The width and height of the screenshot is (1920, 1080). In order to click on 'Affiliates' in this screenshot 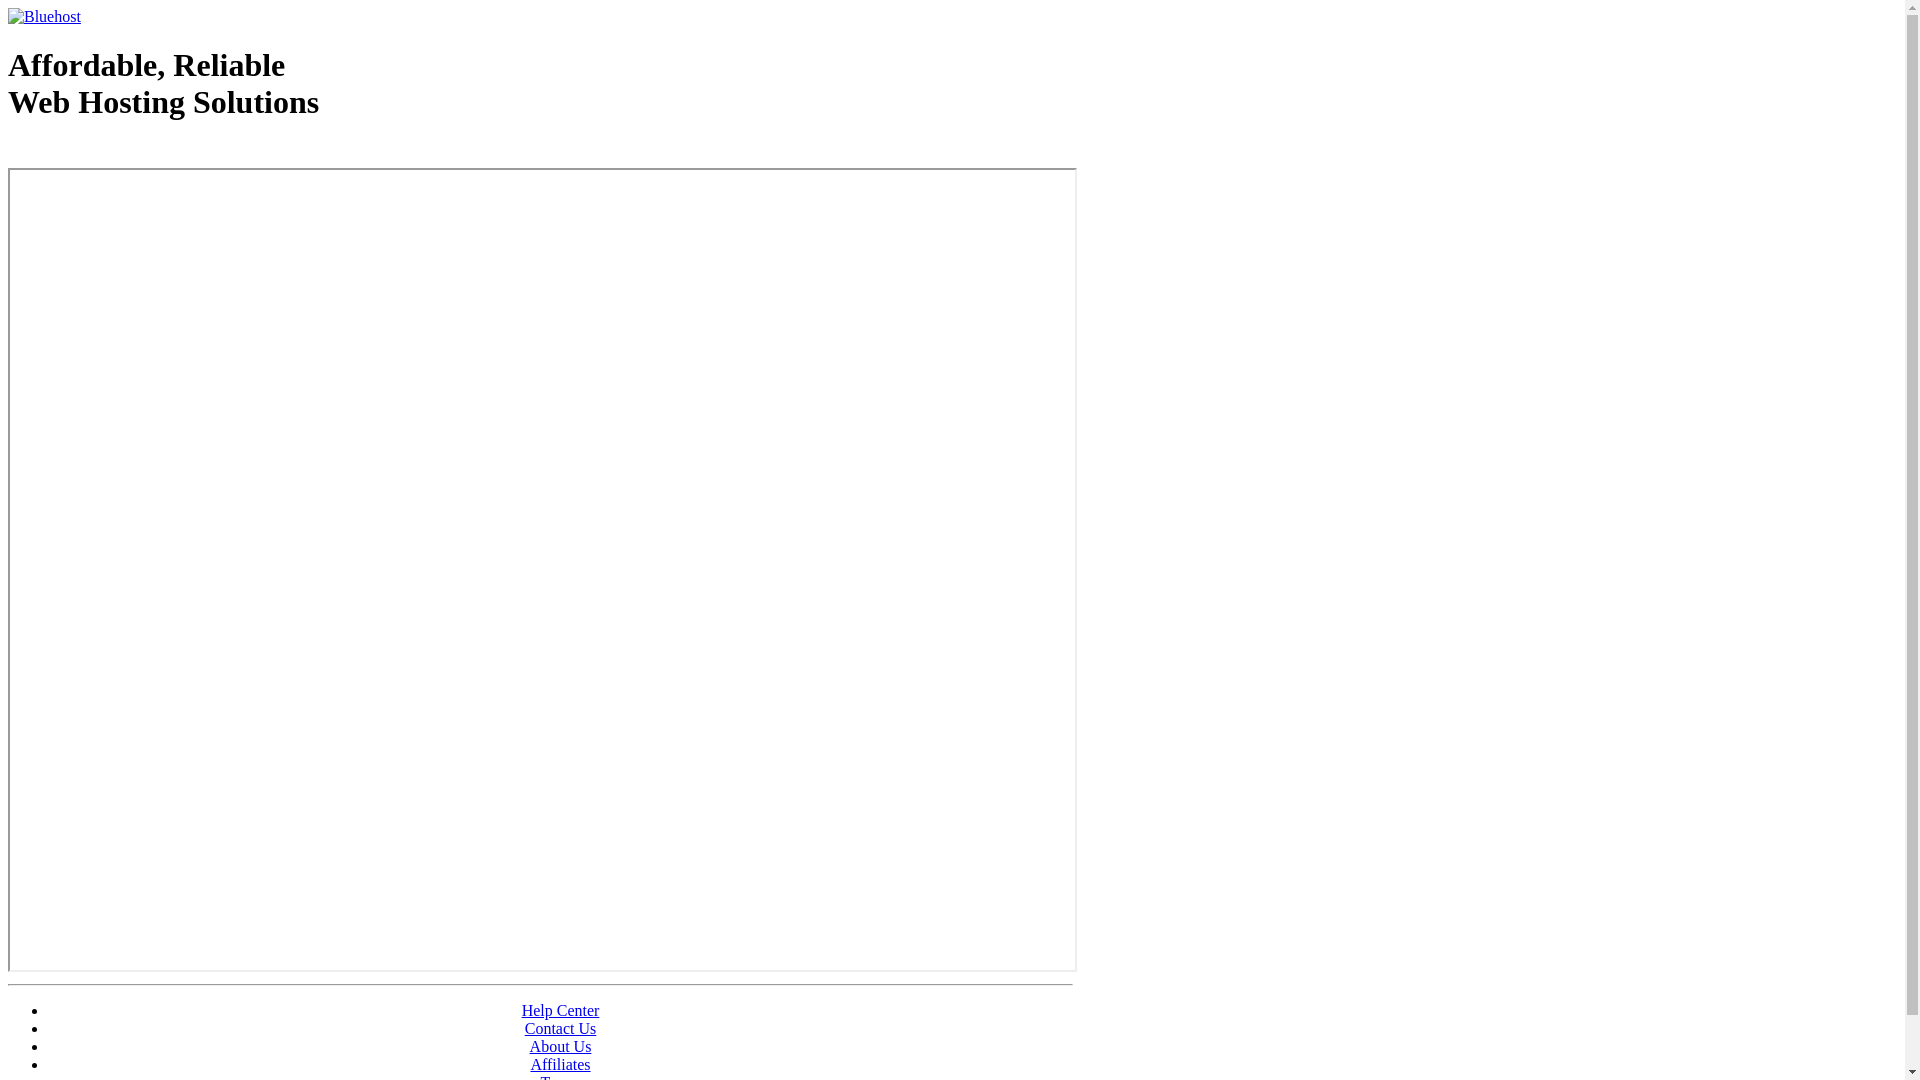, I will do `click(560, 1063)`.